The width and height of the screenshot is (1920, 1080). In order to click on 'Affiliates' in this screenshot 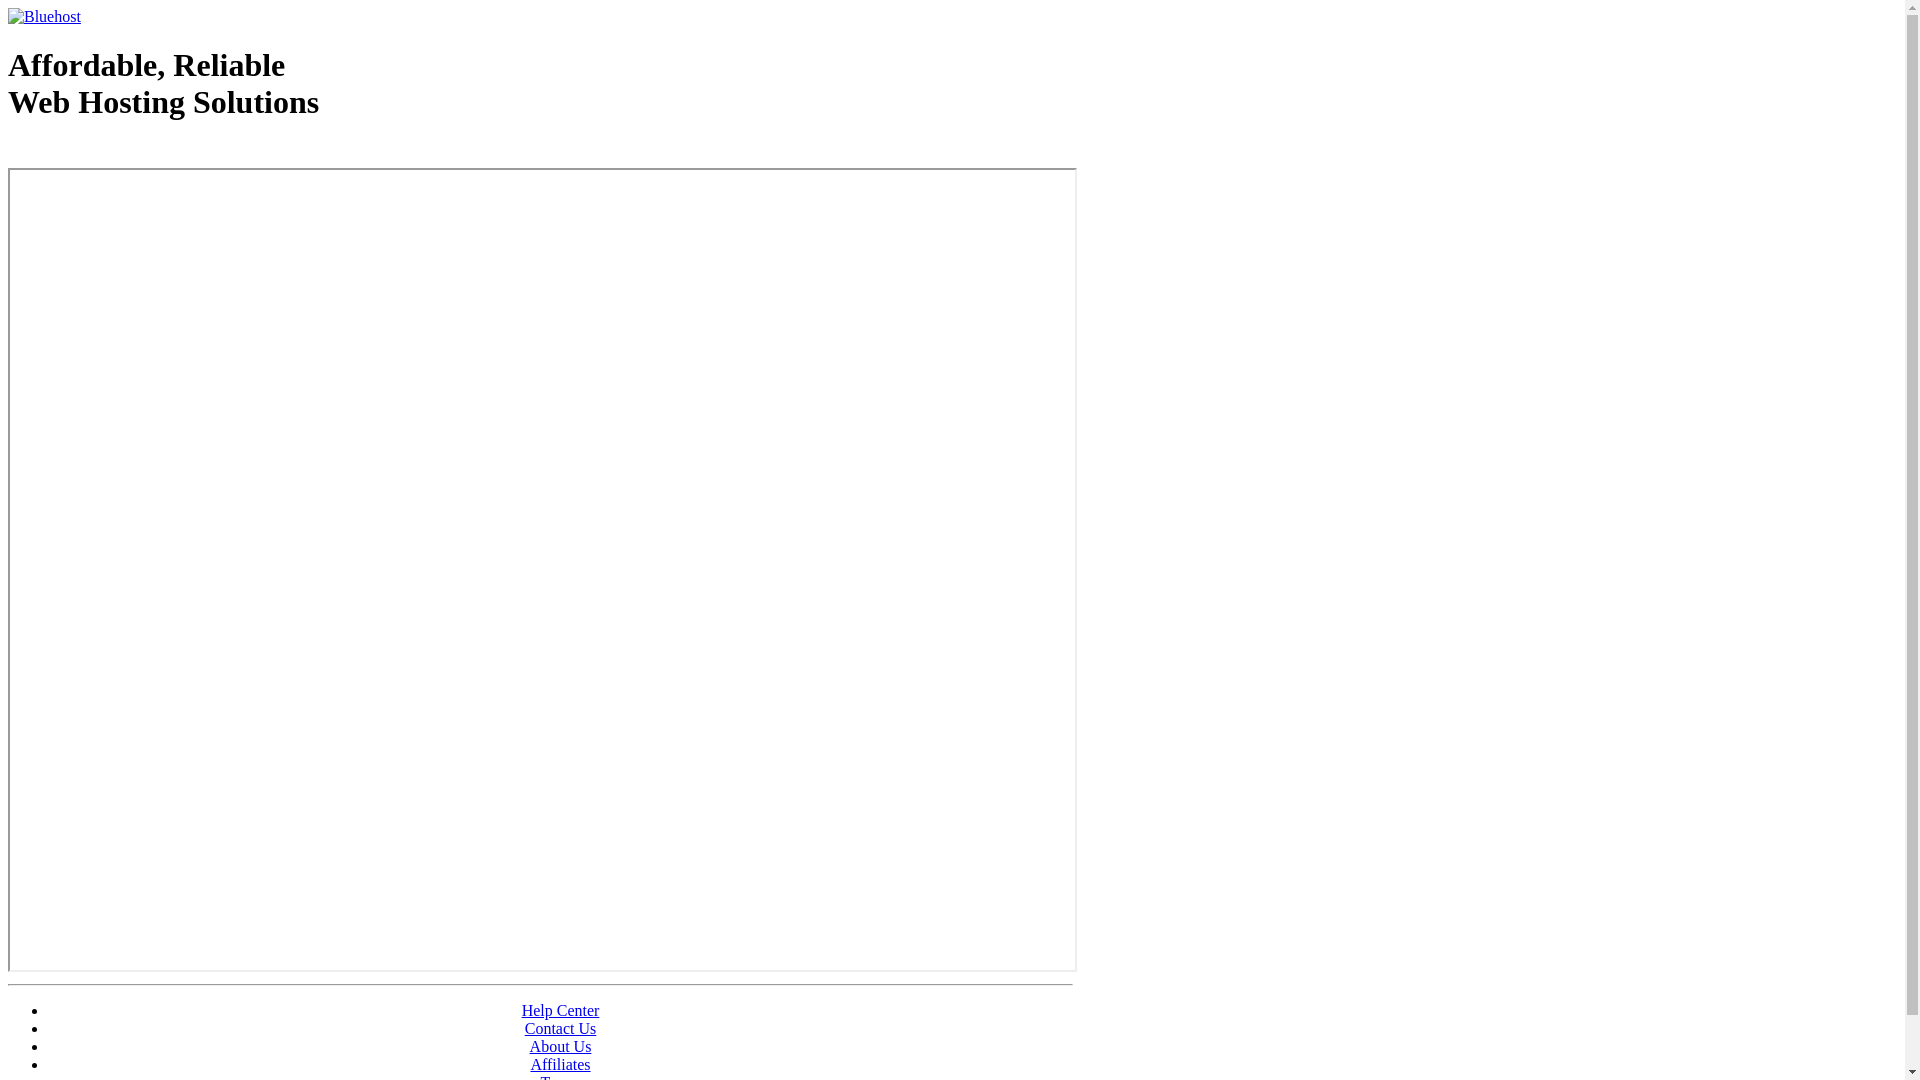, I will do `click(560, 1063)`.